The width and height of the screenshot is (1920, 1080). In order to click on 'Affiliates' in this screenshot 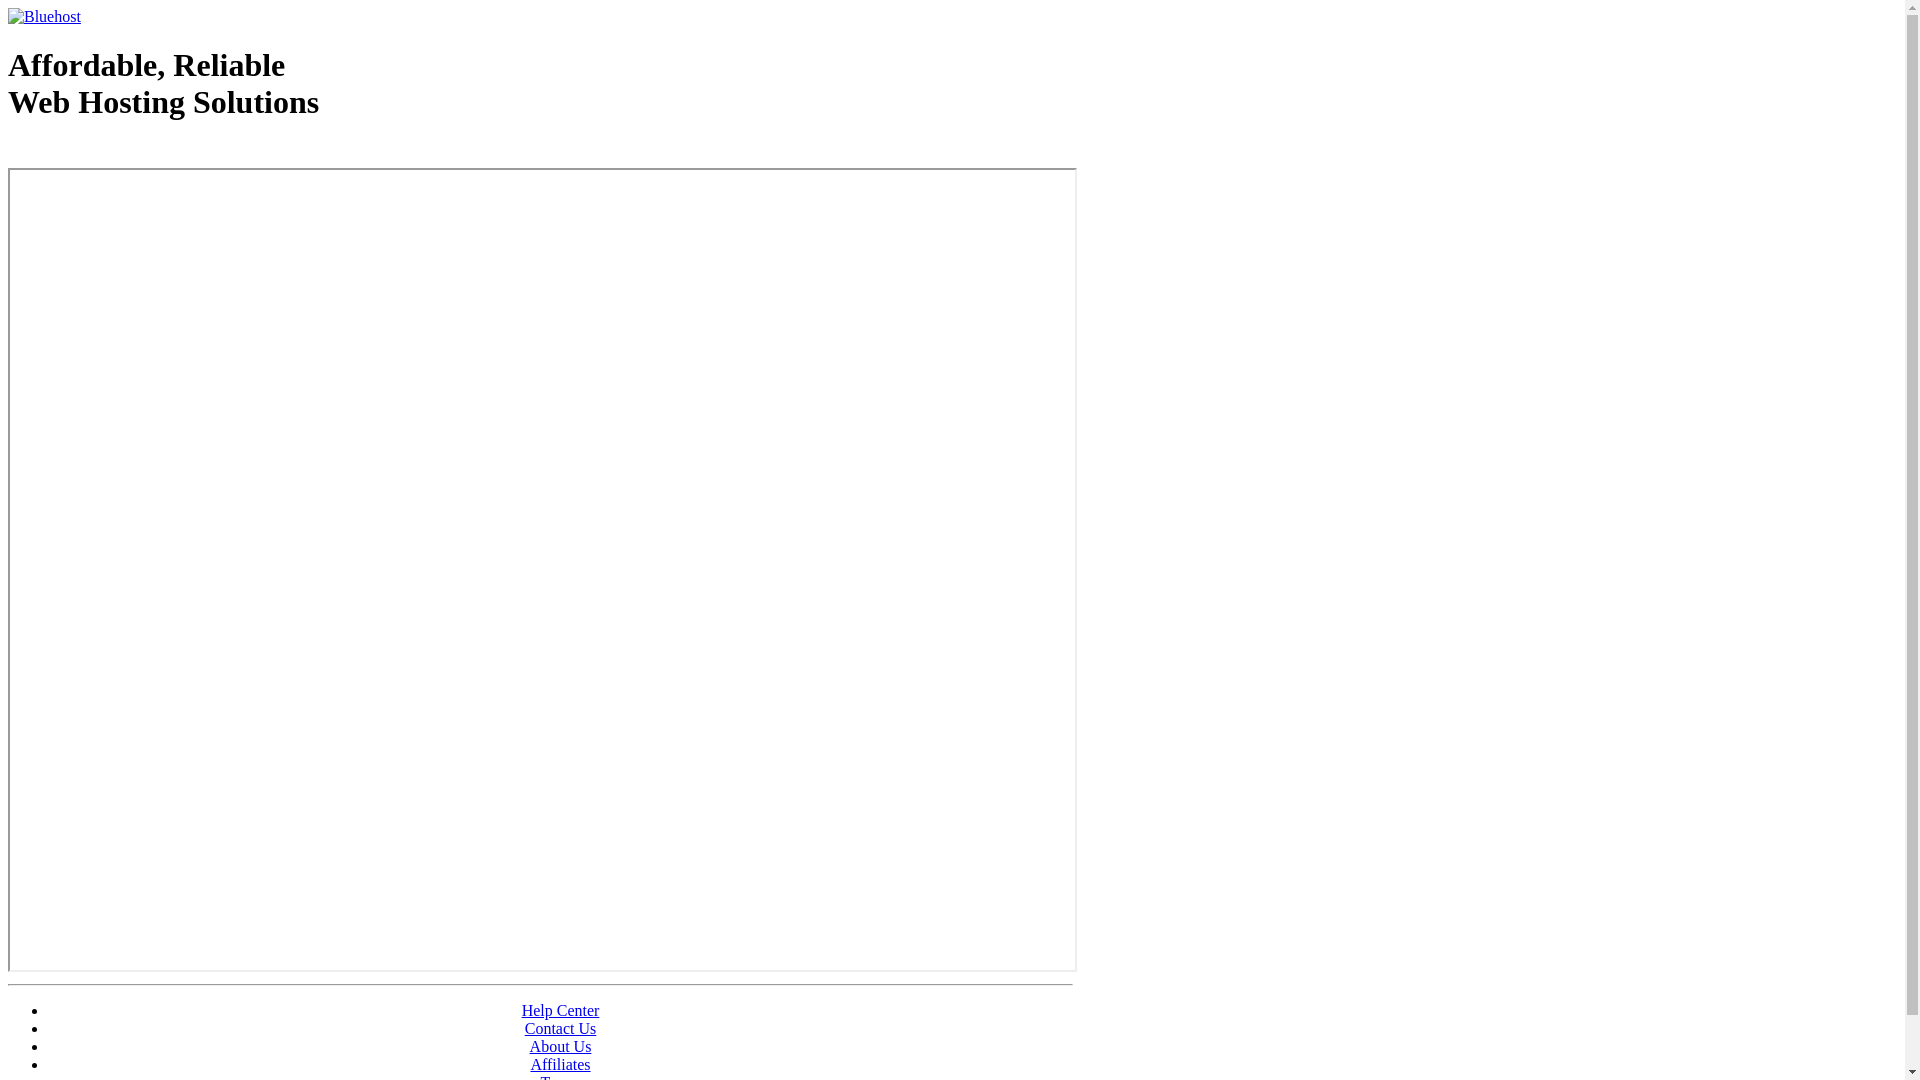, I will do `click(560, 1063)`.